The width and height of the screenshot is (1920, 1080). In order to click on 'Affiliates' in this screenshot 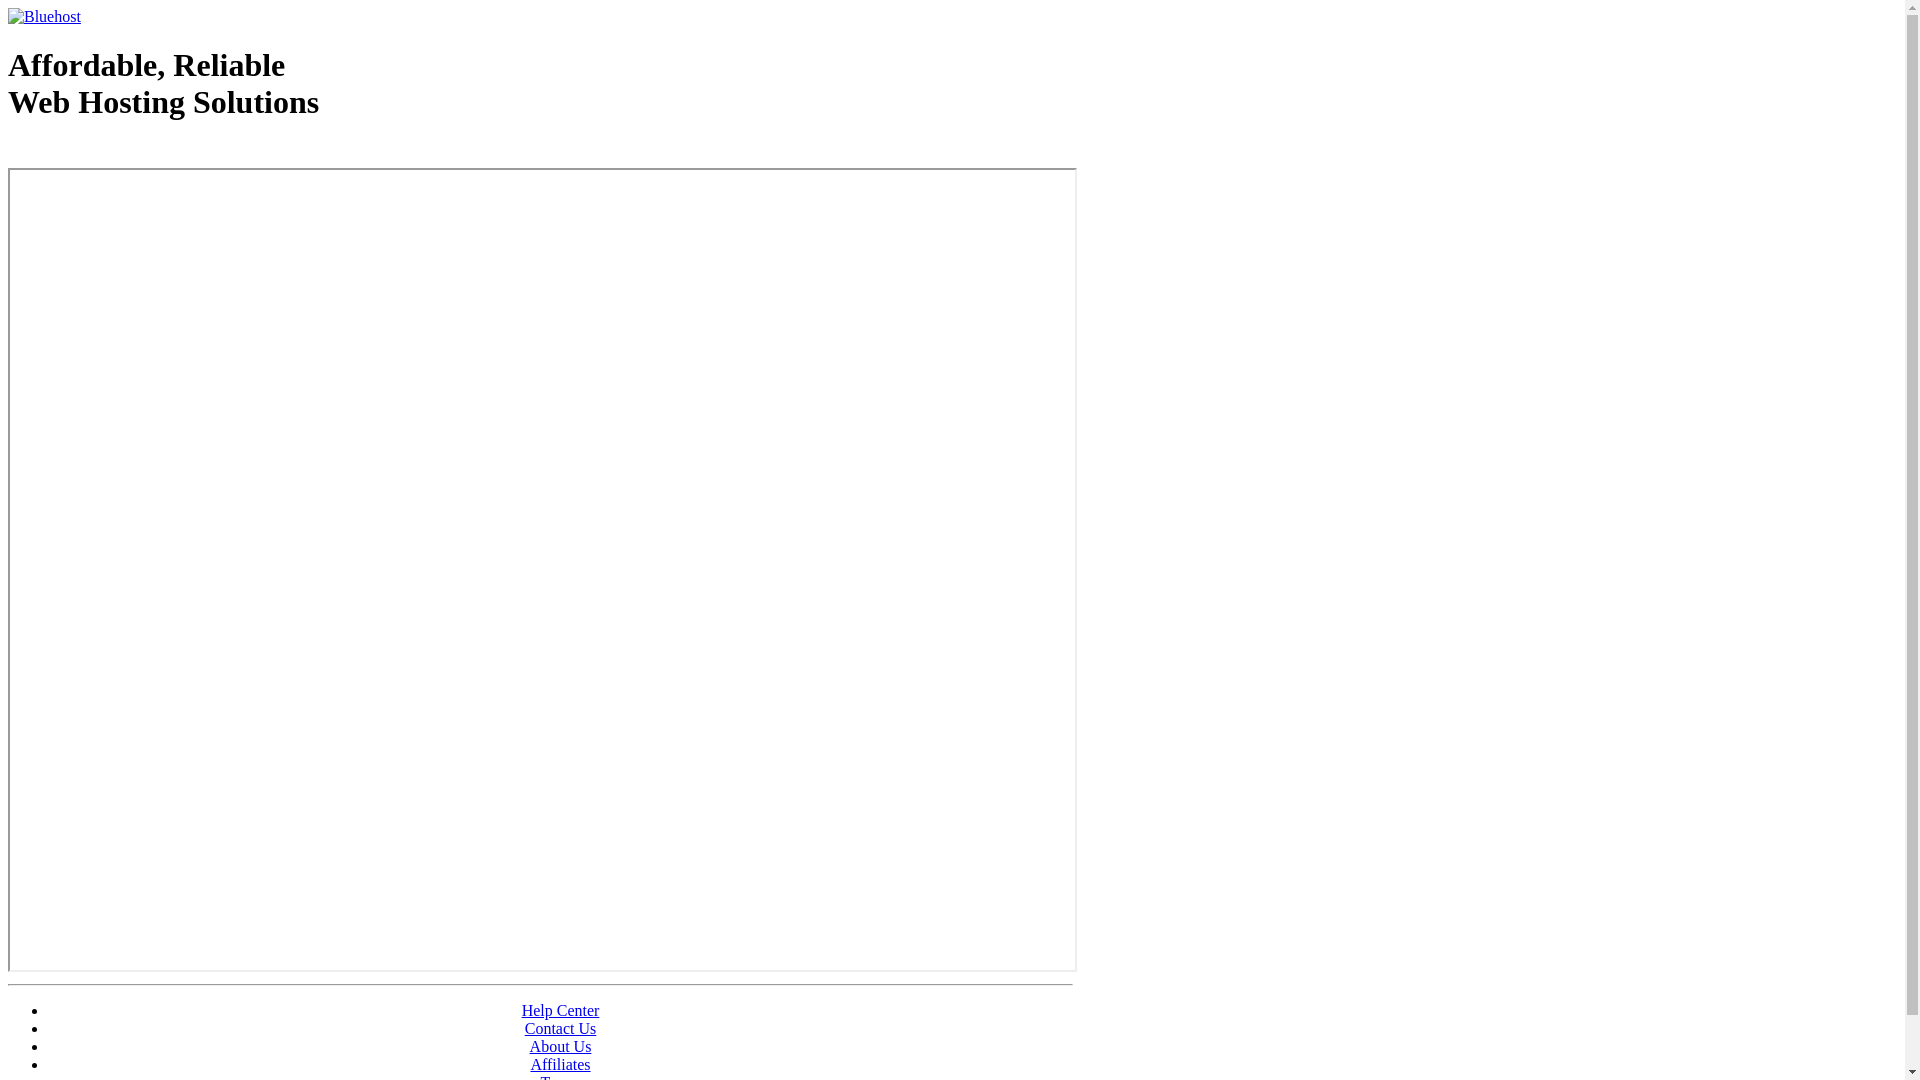, I will do `click(560, 1063)`.